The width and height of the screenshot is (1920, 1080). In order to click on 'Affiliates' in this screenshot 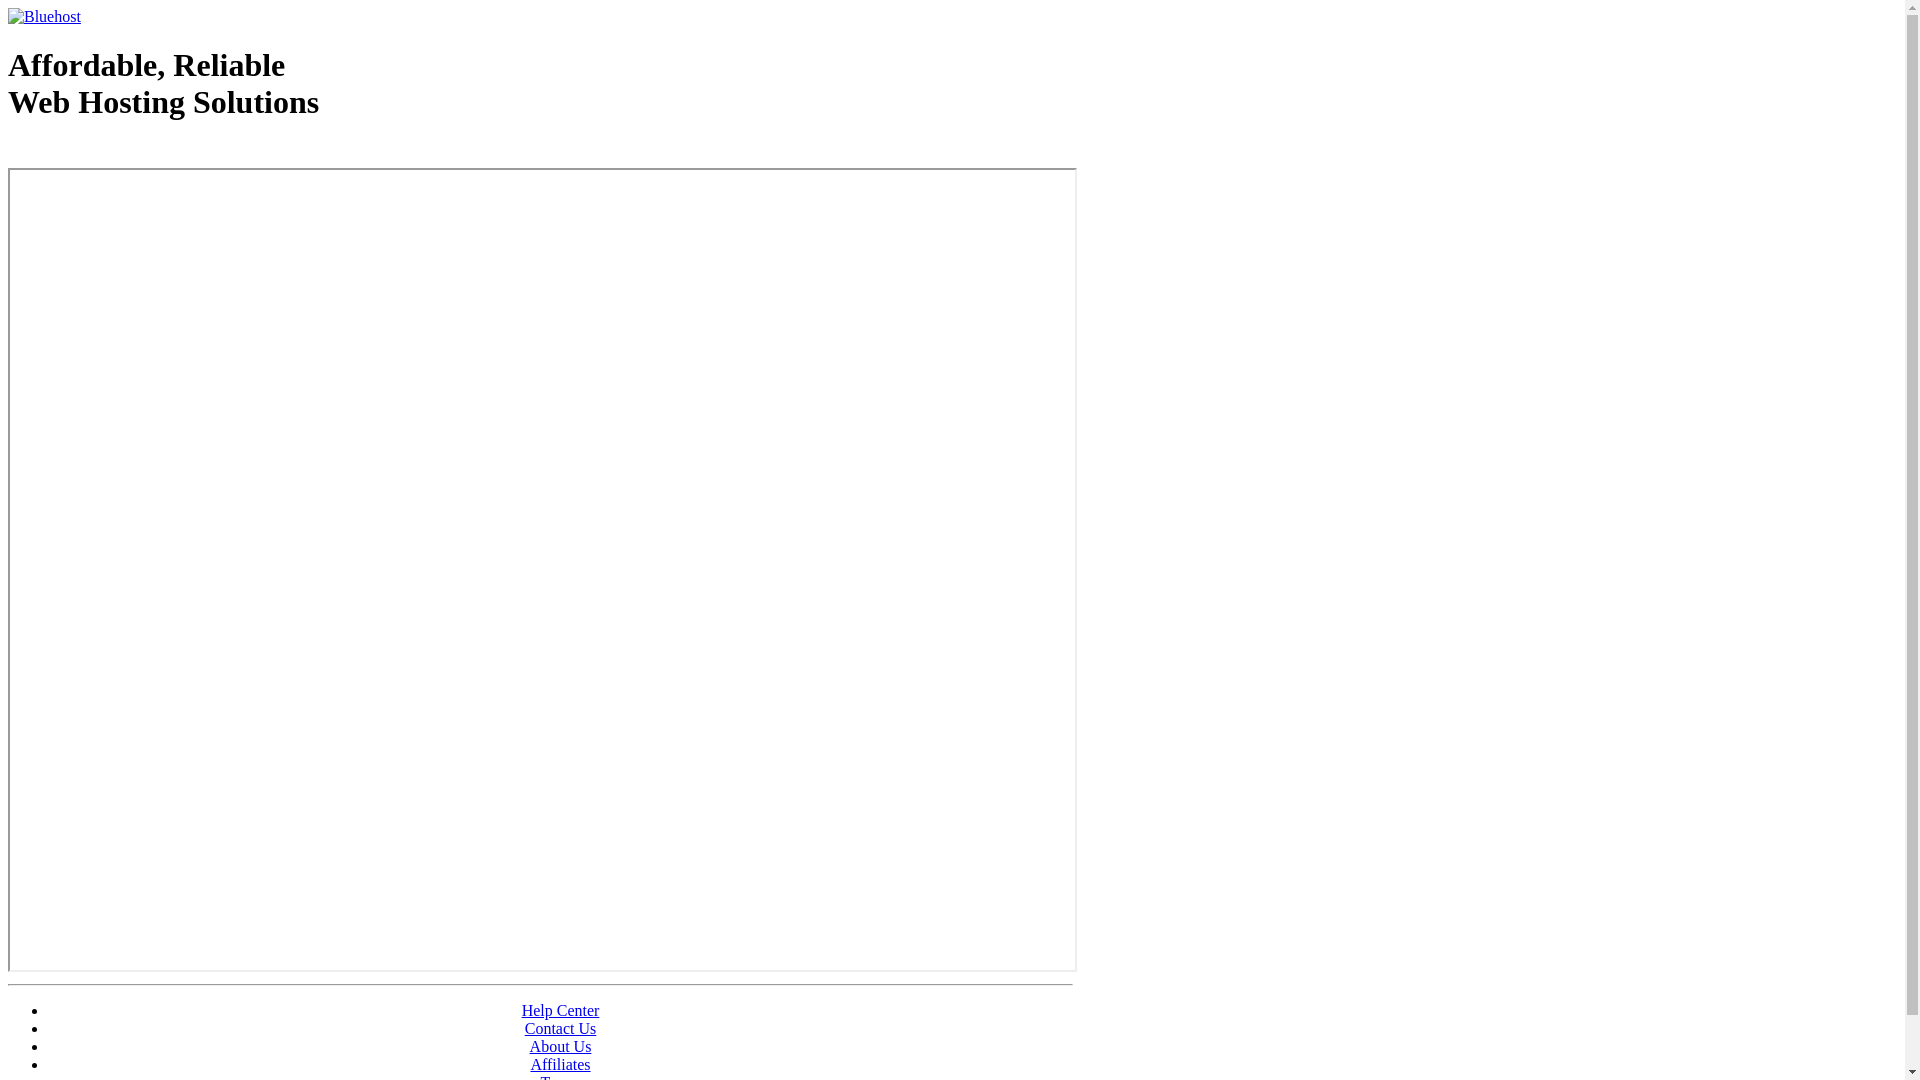, I will do `click(560, 1063)`.